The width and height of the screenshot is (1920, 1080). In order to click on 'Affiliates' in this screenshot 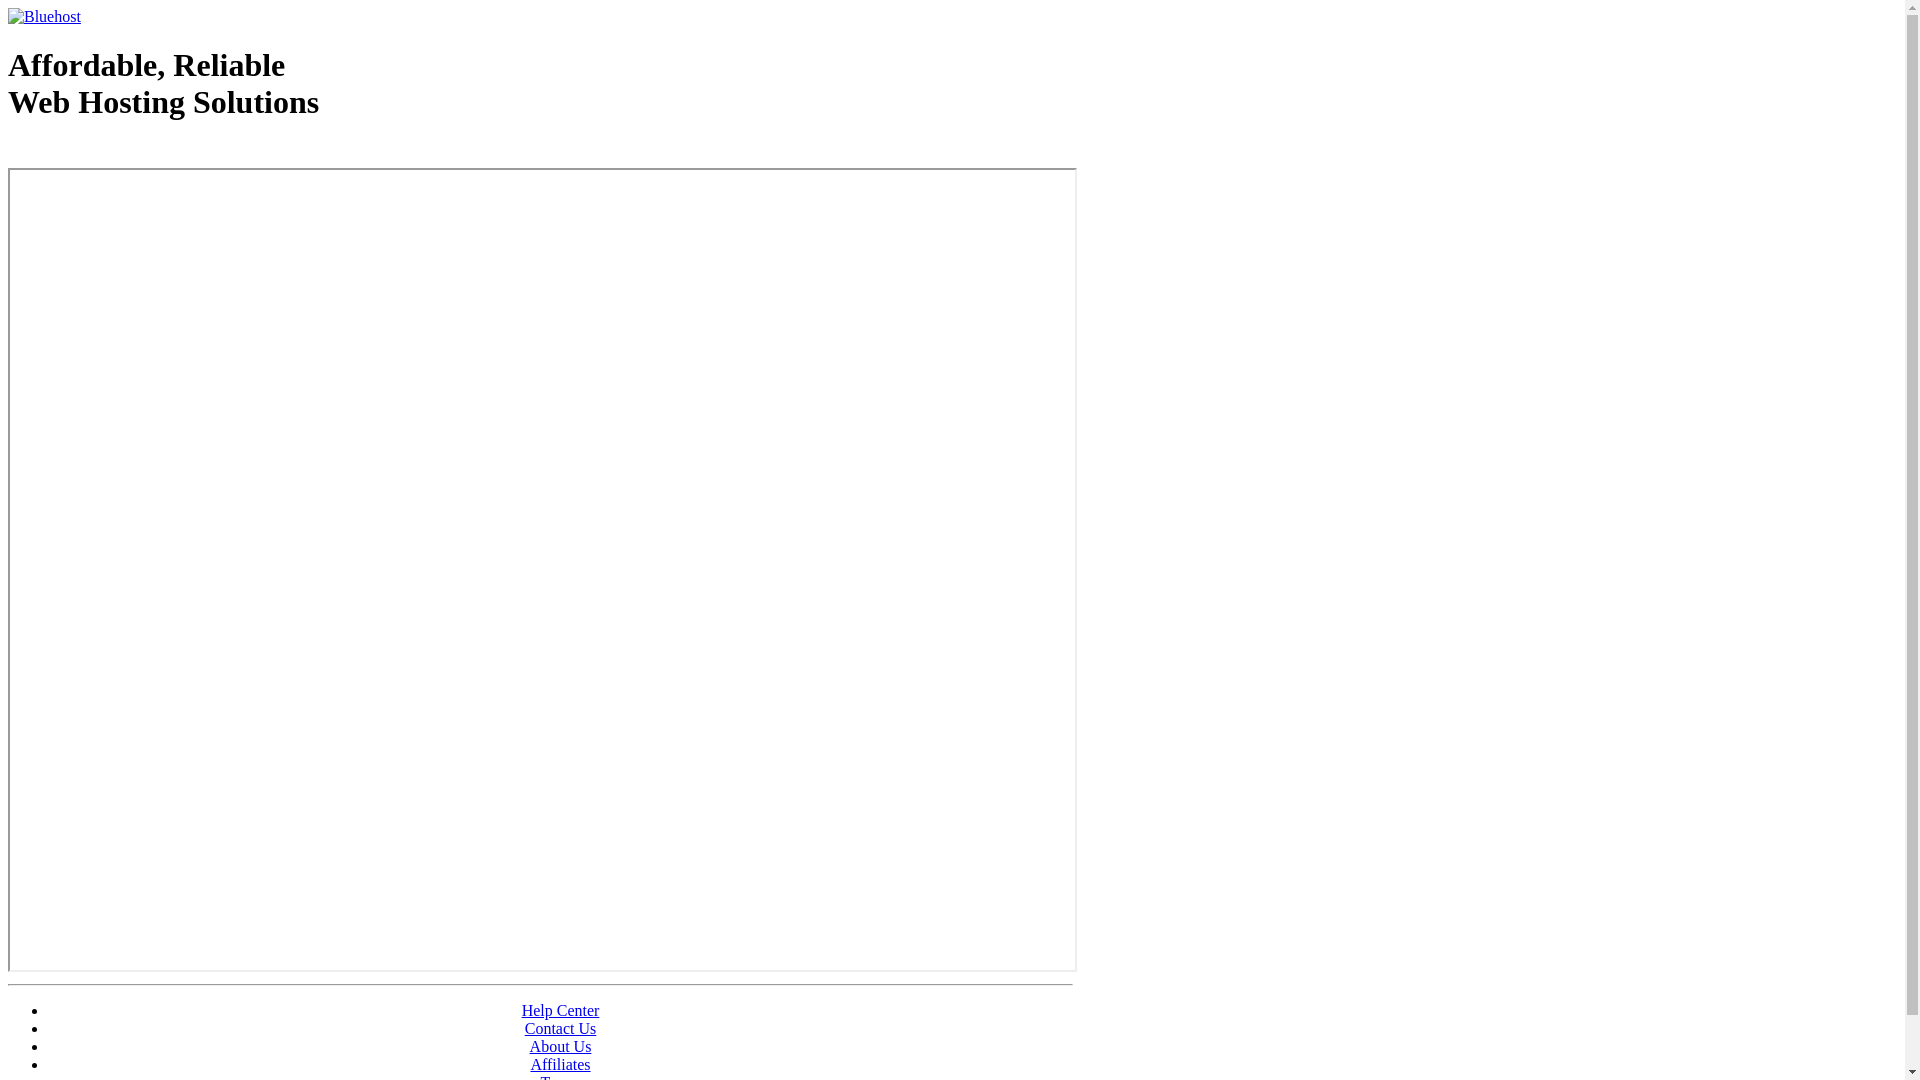, I will do `click(560, 1063)`.